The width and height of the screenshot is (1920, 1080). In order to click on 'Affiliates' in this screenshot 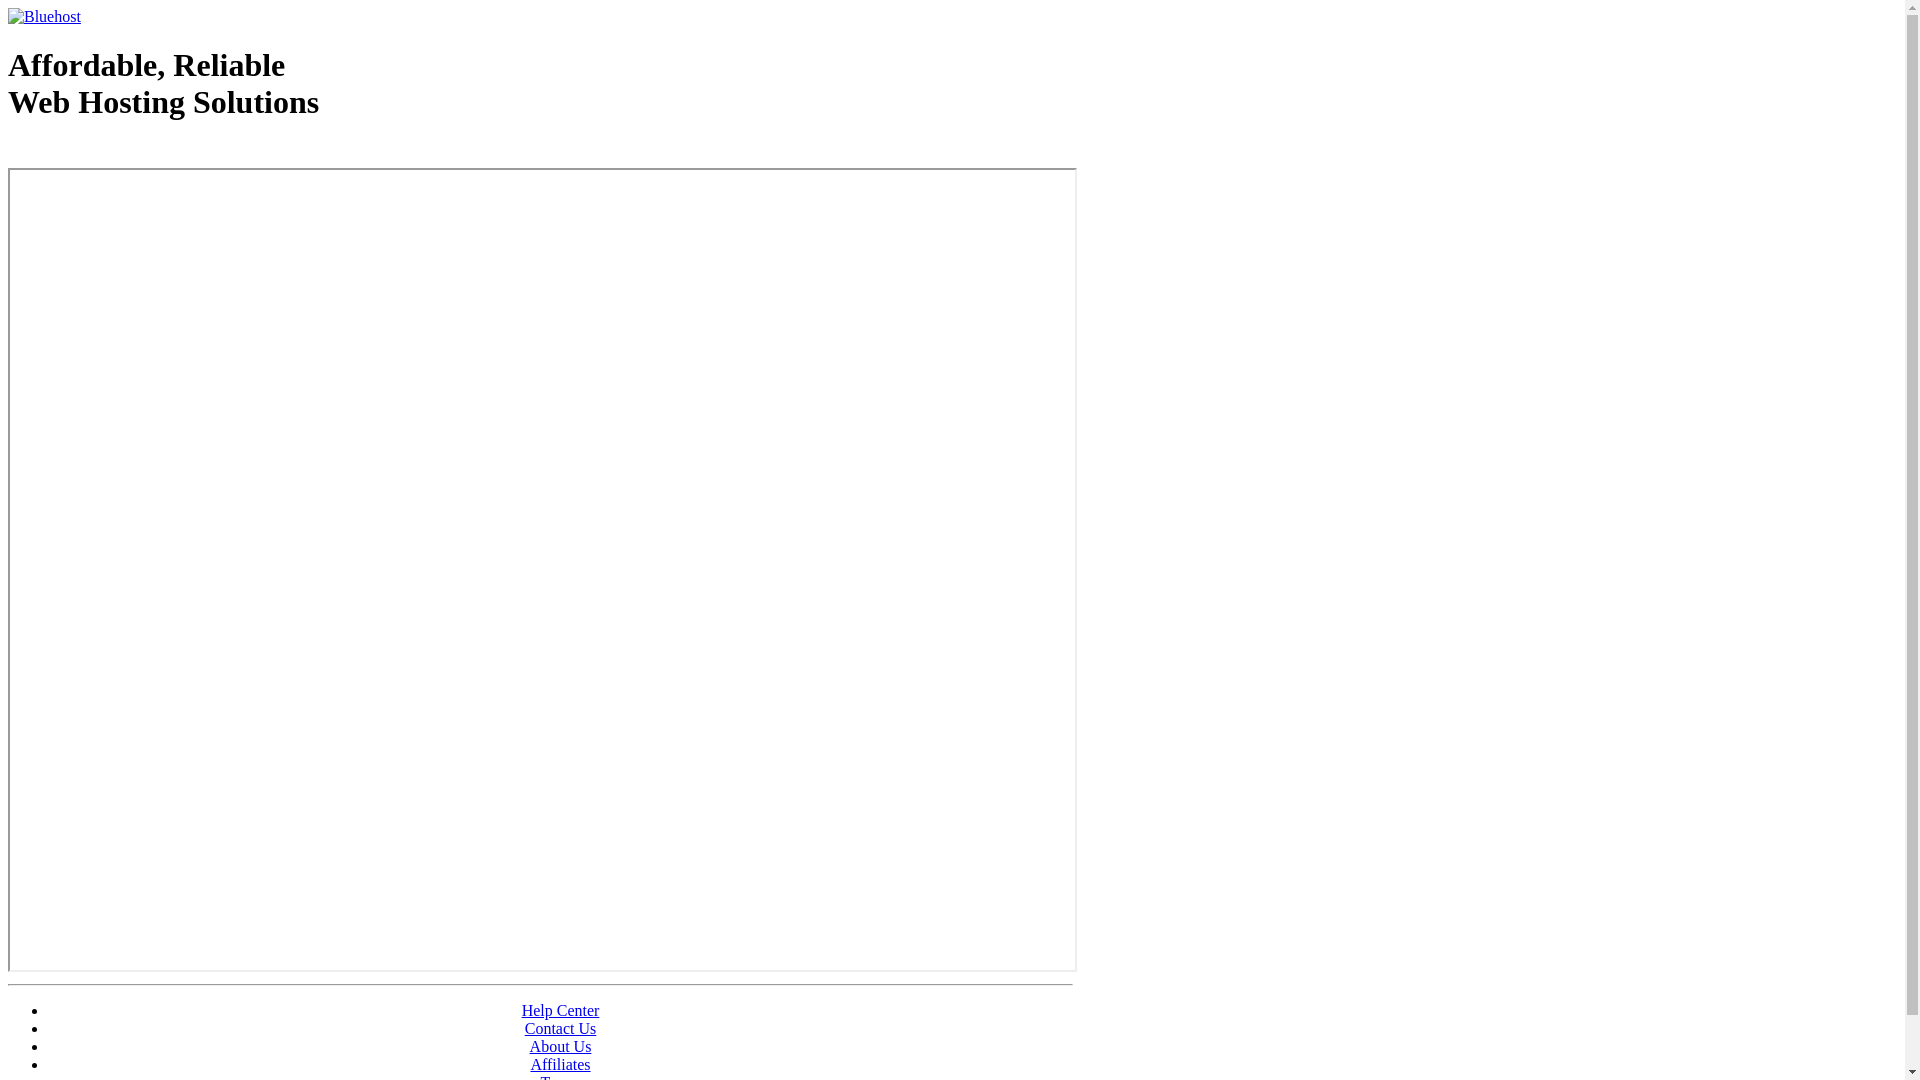, I will do `click(560, 1063)`.